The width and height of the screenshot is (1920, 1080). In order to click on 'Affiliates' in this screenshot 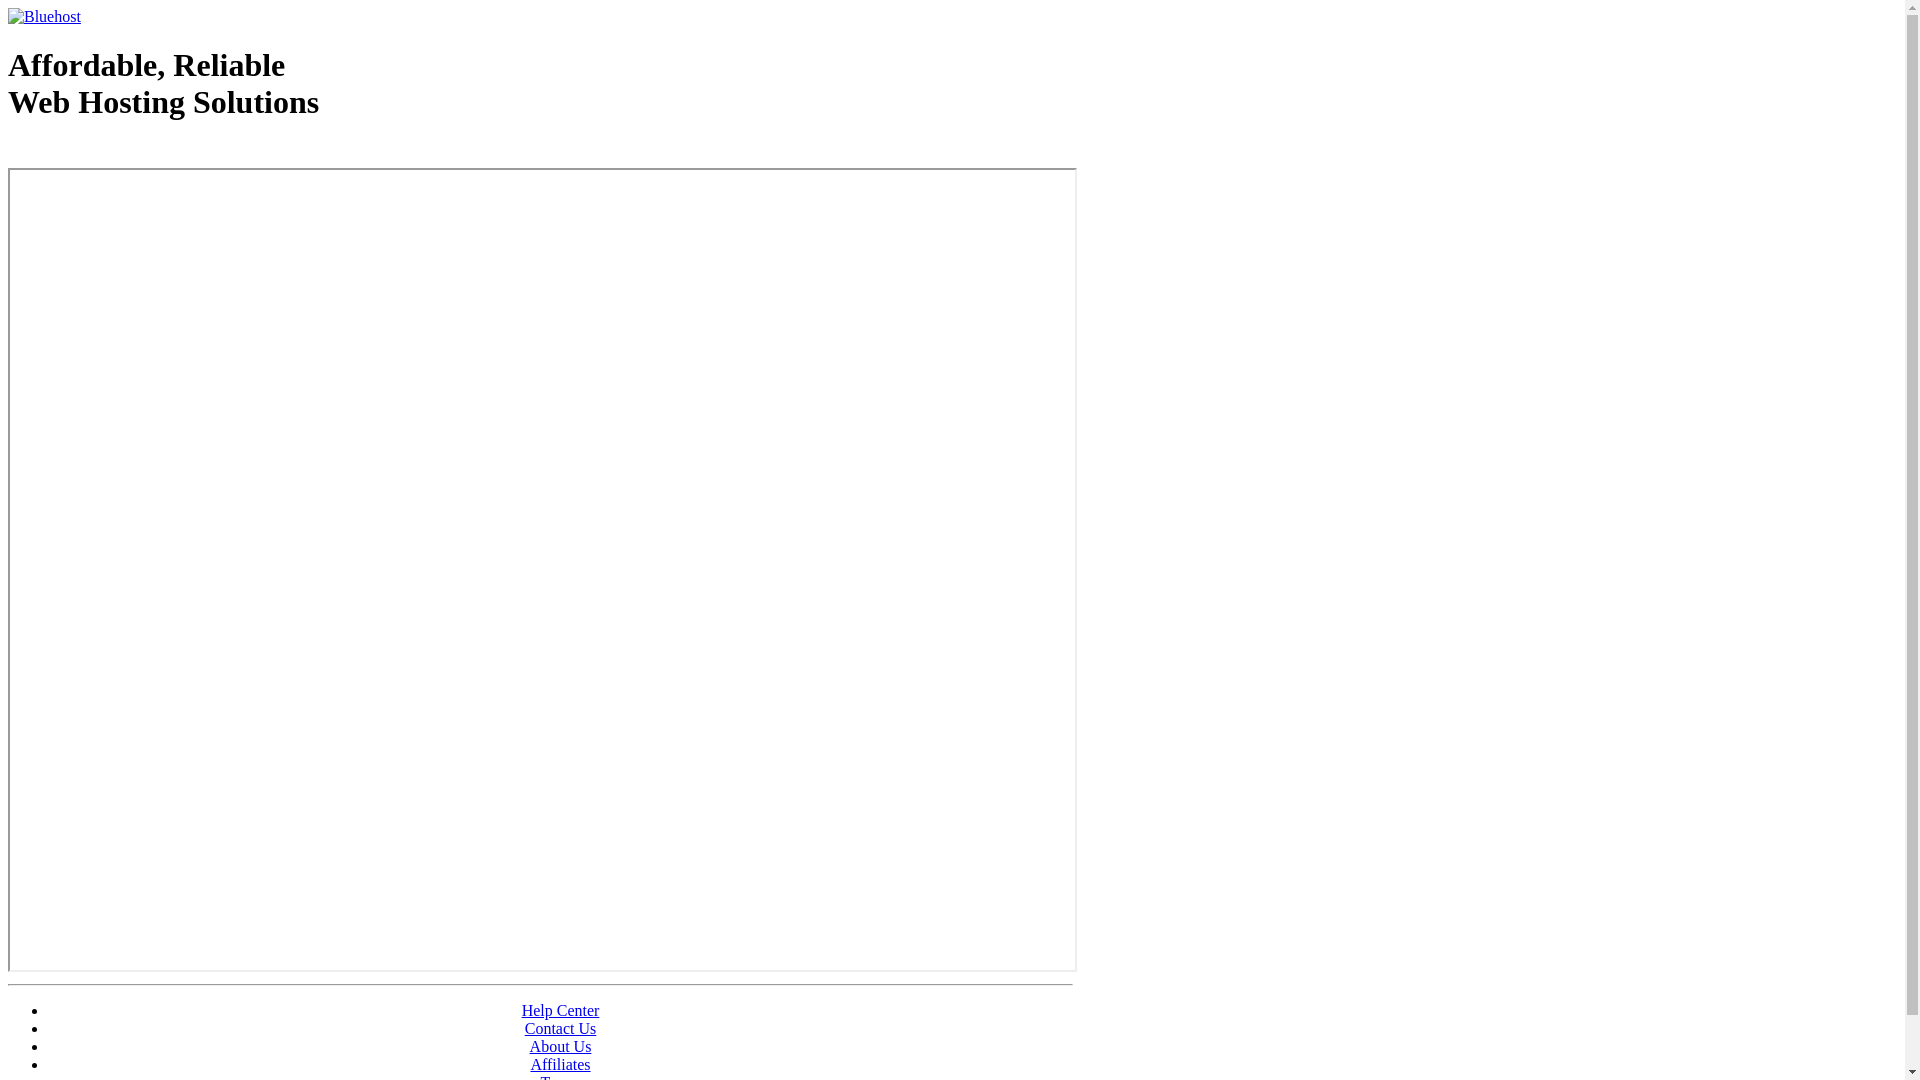, I will do `click(560, 1063)`.